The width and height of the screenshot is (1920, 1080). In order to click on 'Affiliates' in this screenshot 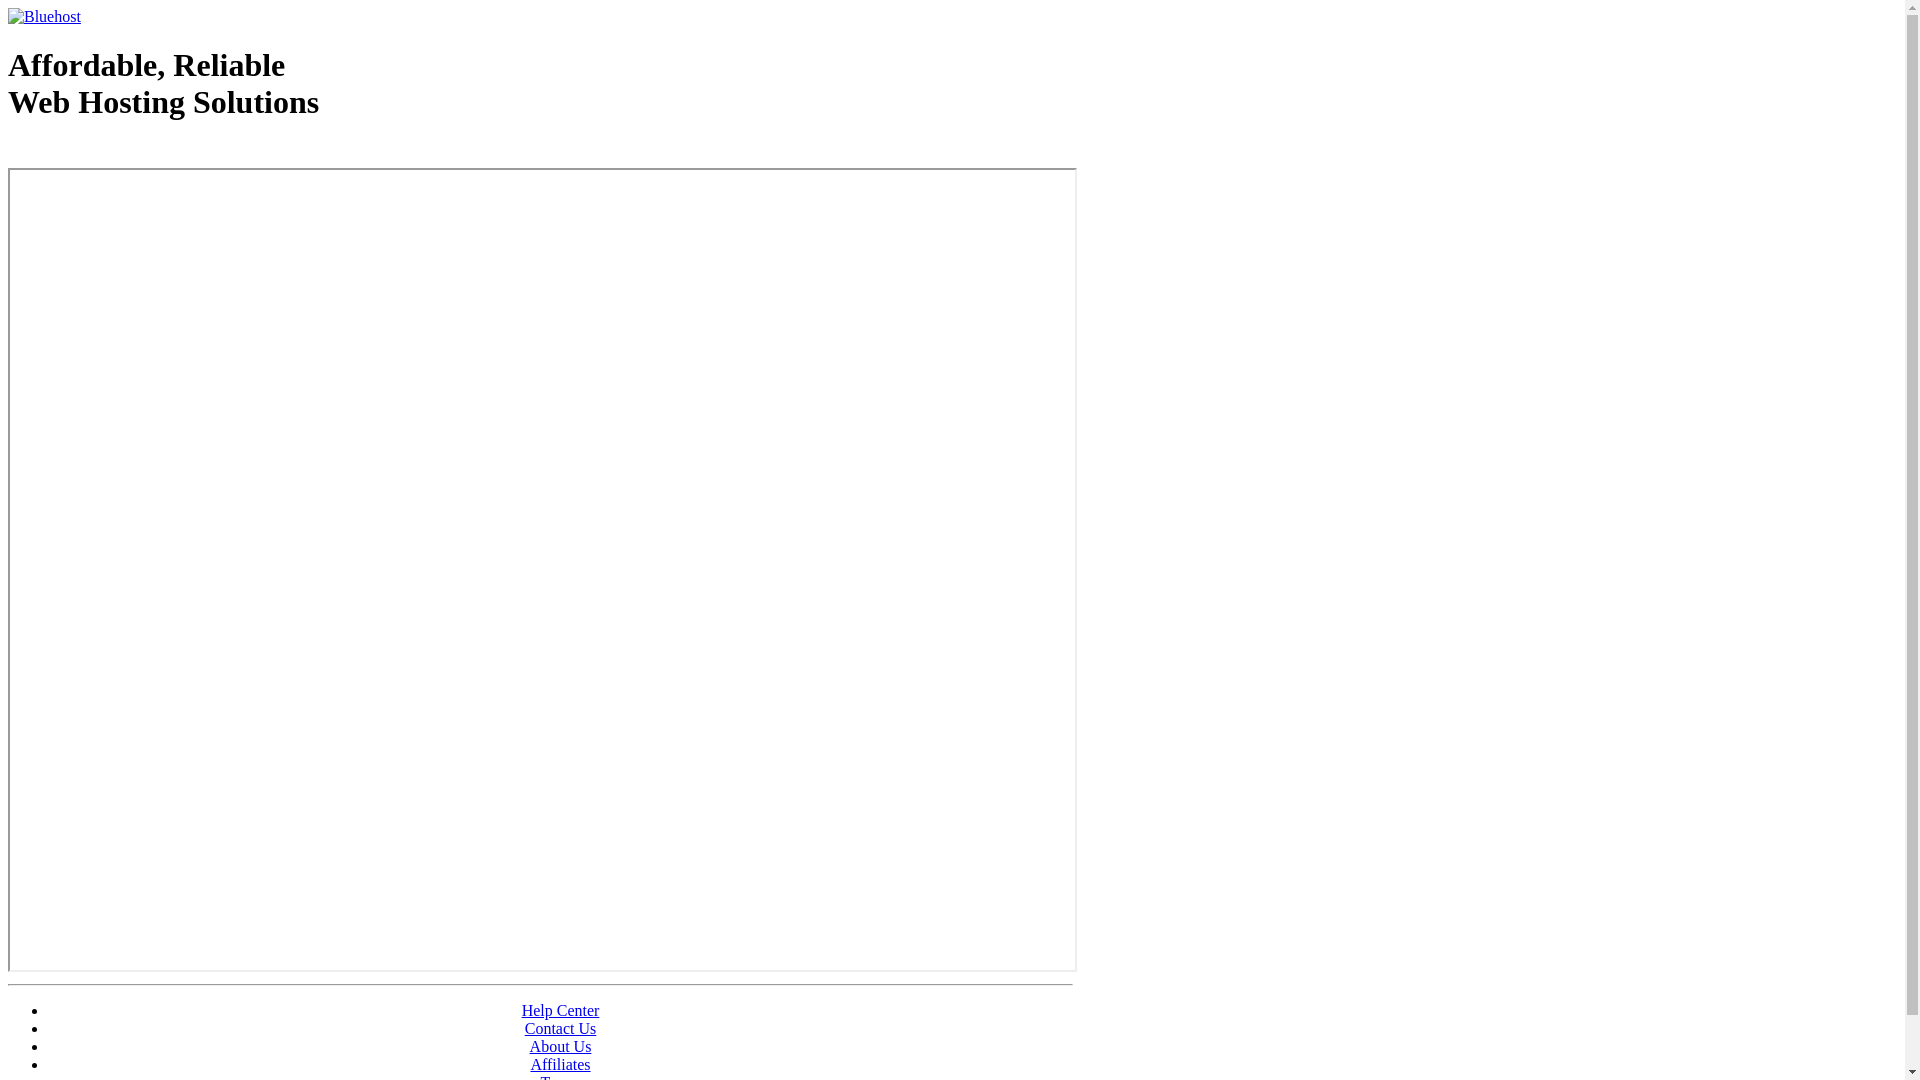, I will do `click(560, 1063)`.